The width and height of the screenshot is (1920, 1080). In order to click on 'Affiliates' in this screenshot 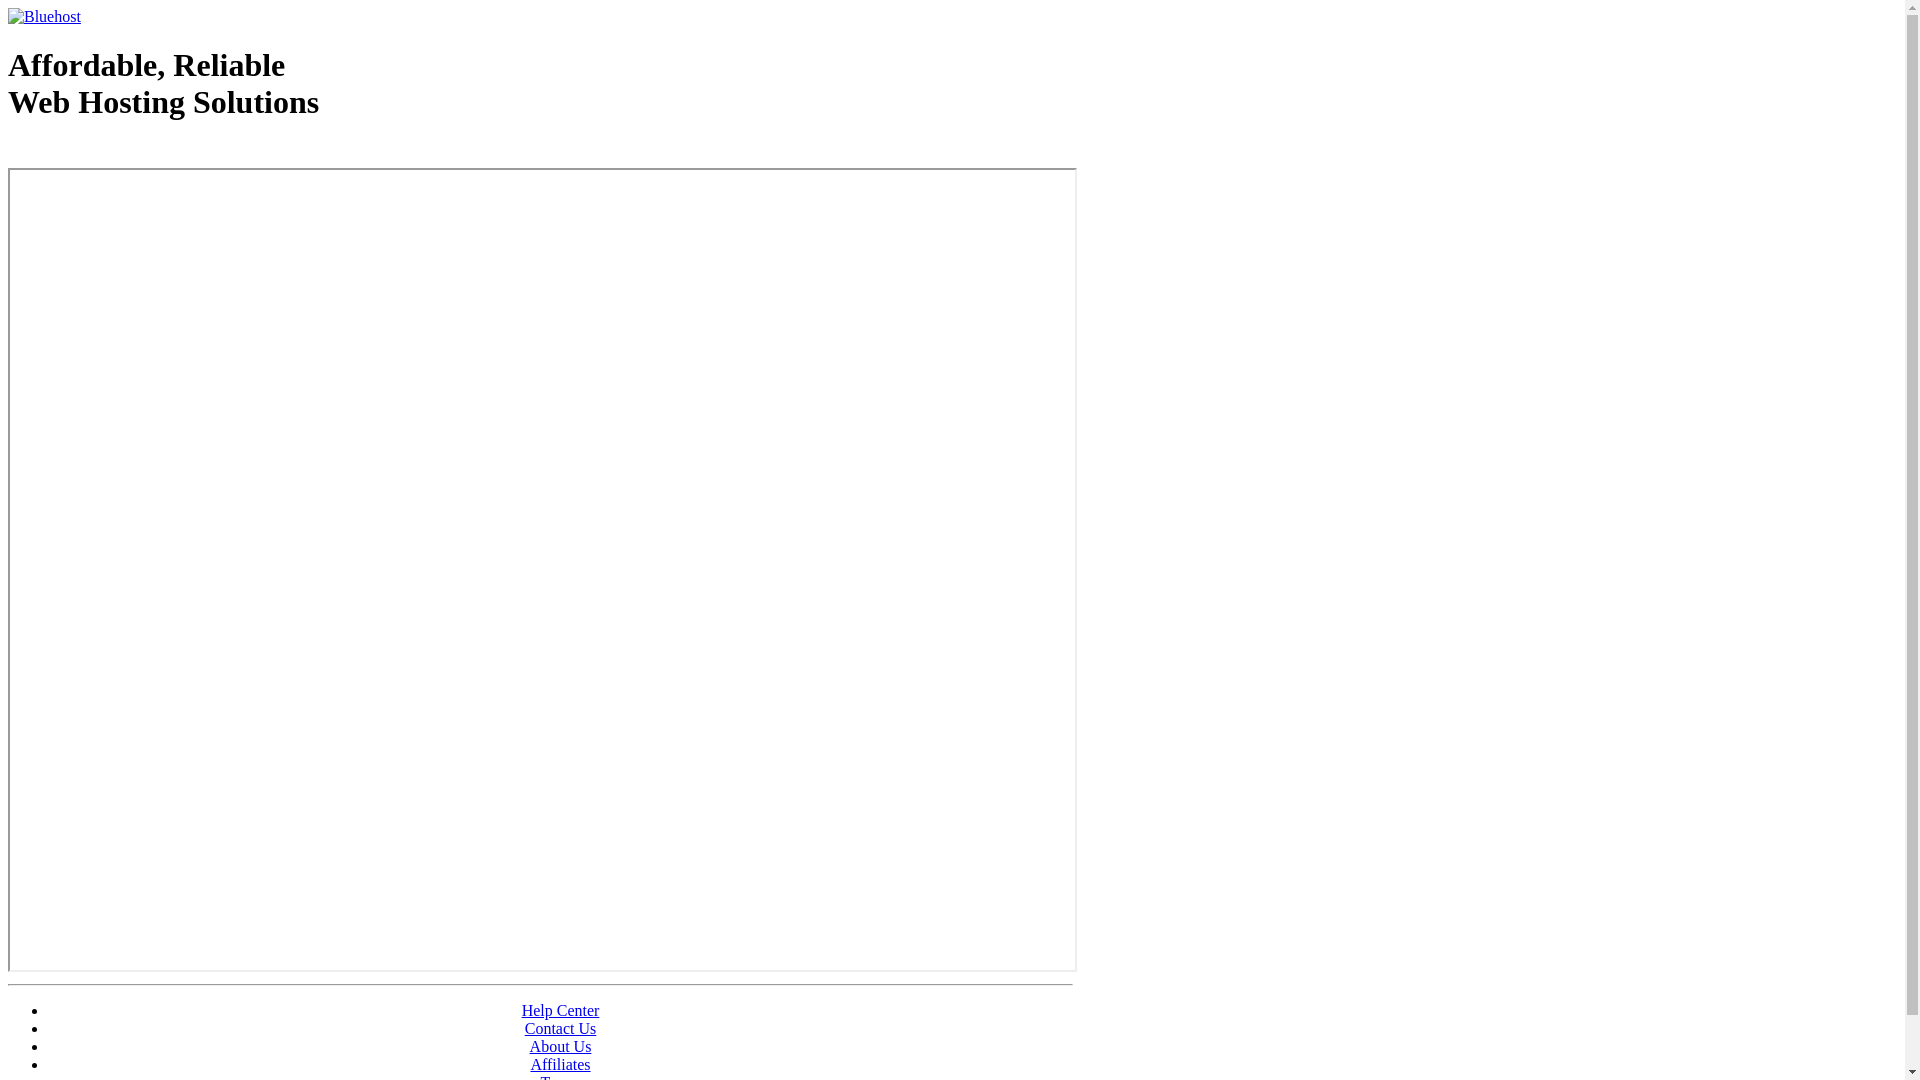, I will do `click(560, 1063)`.